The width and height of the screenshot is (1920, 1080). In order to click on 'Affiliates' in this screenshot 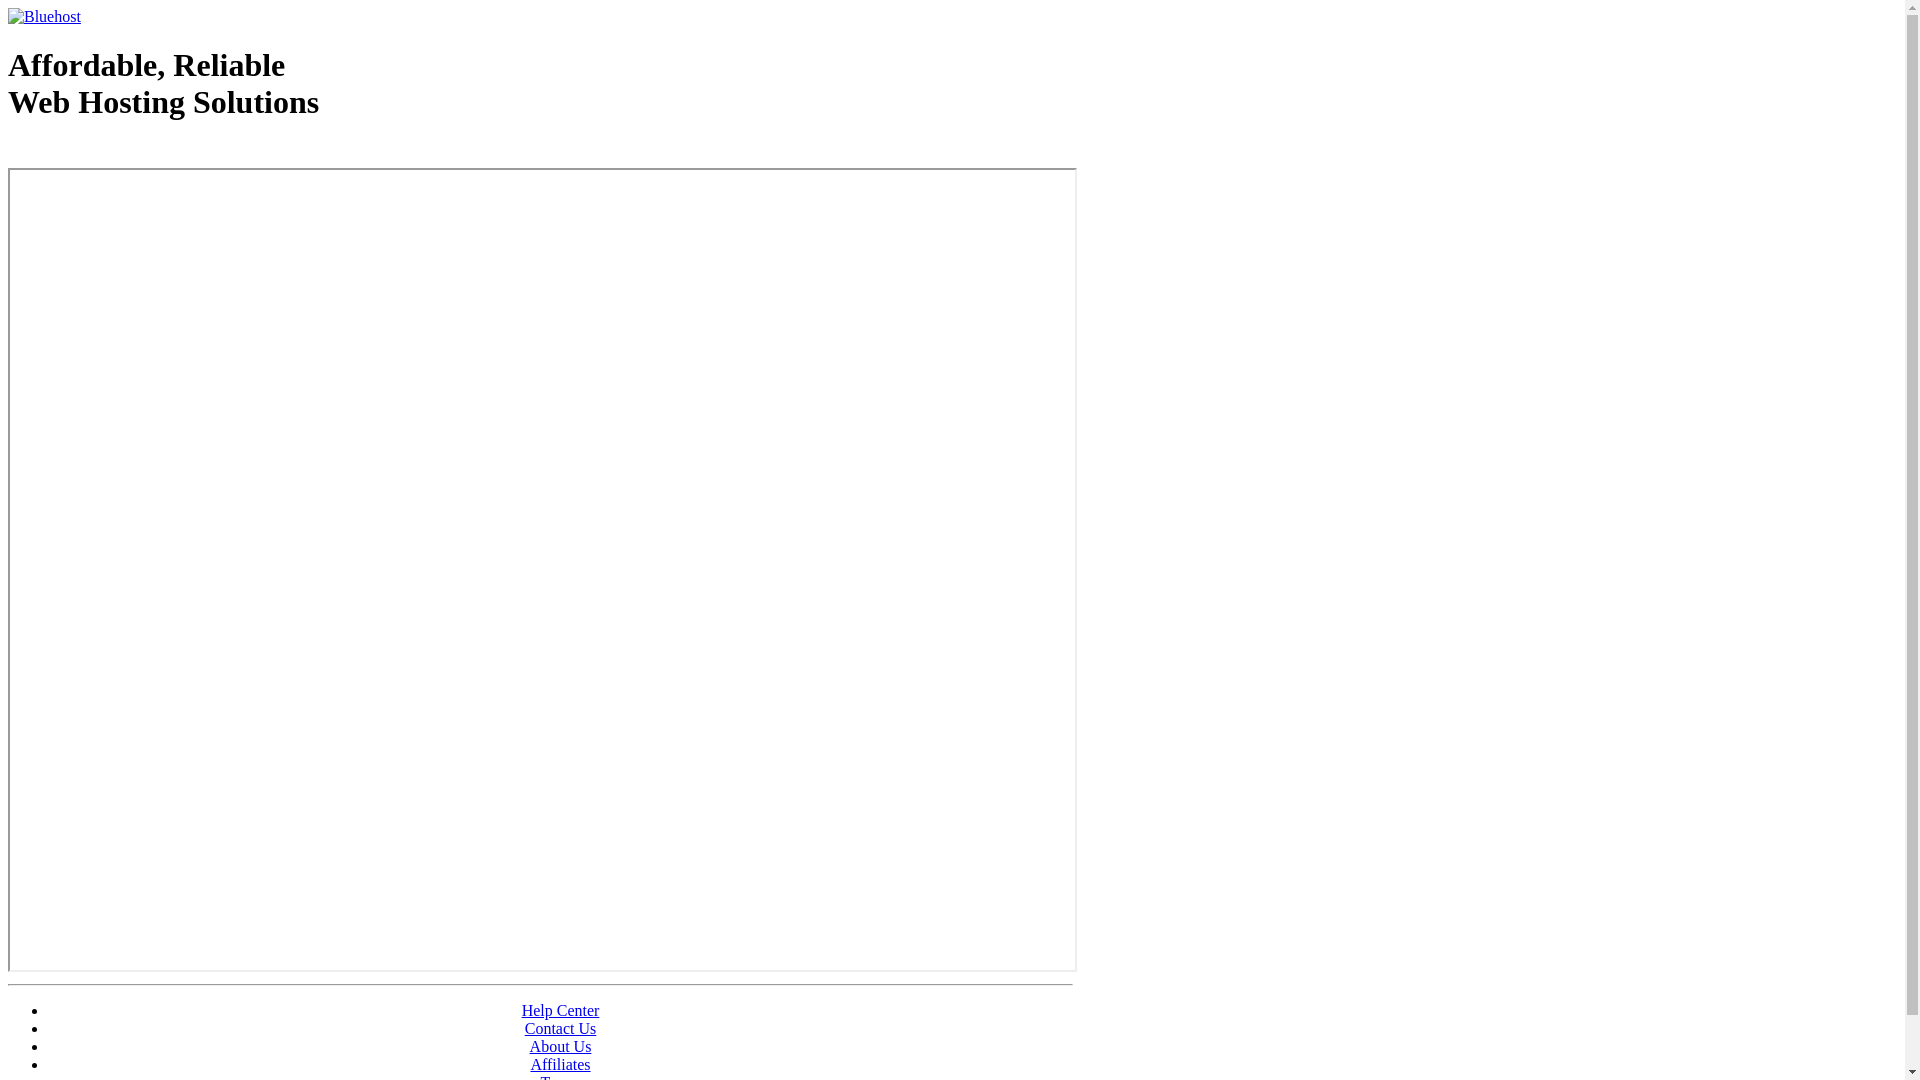, I will do `click(560, 1063)`.